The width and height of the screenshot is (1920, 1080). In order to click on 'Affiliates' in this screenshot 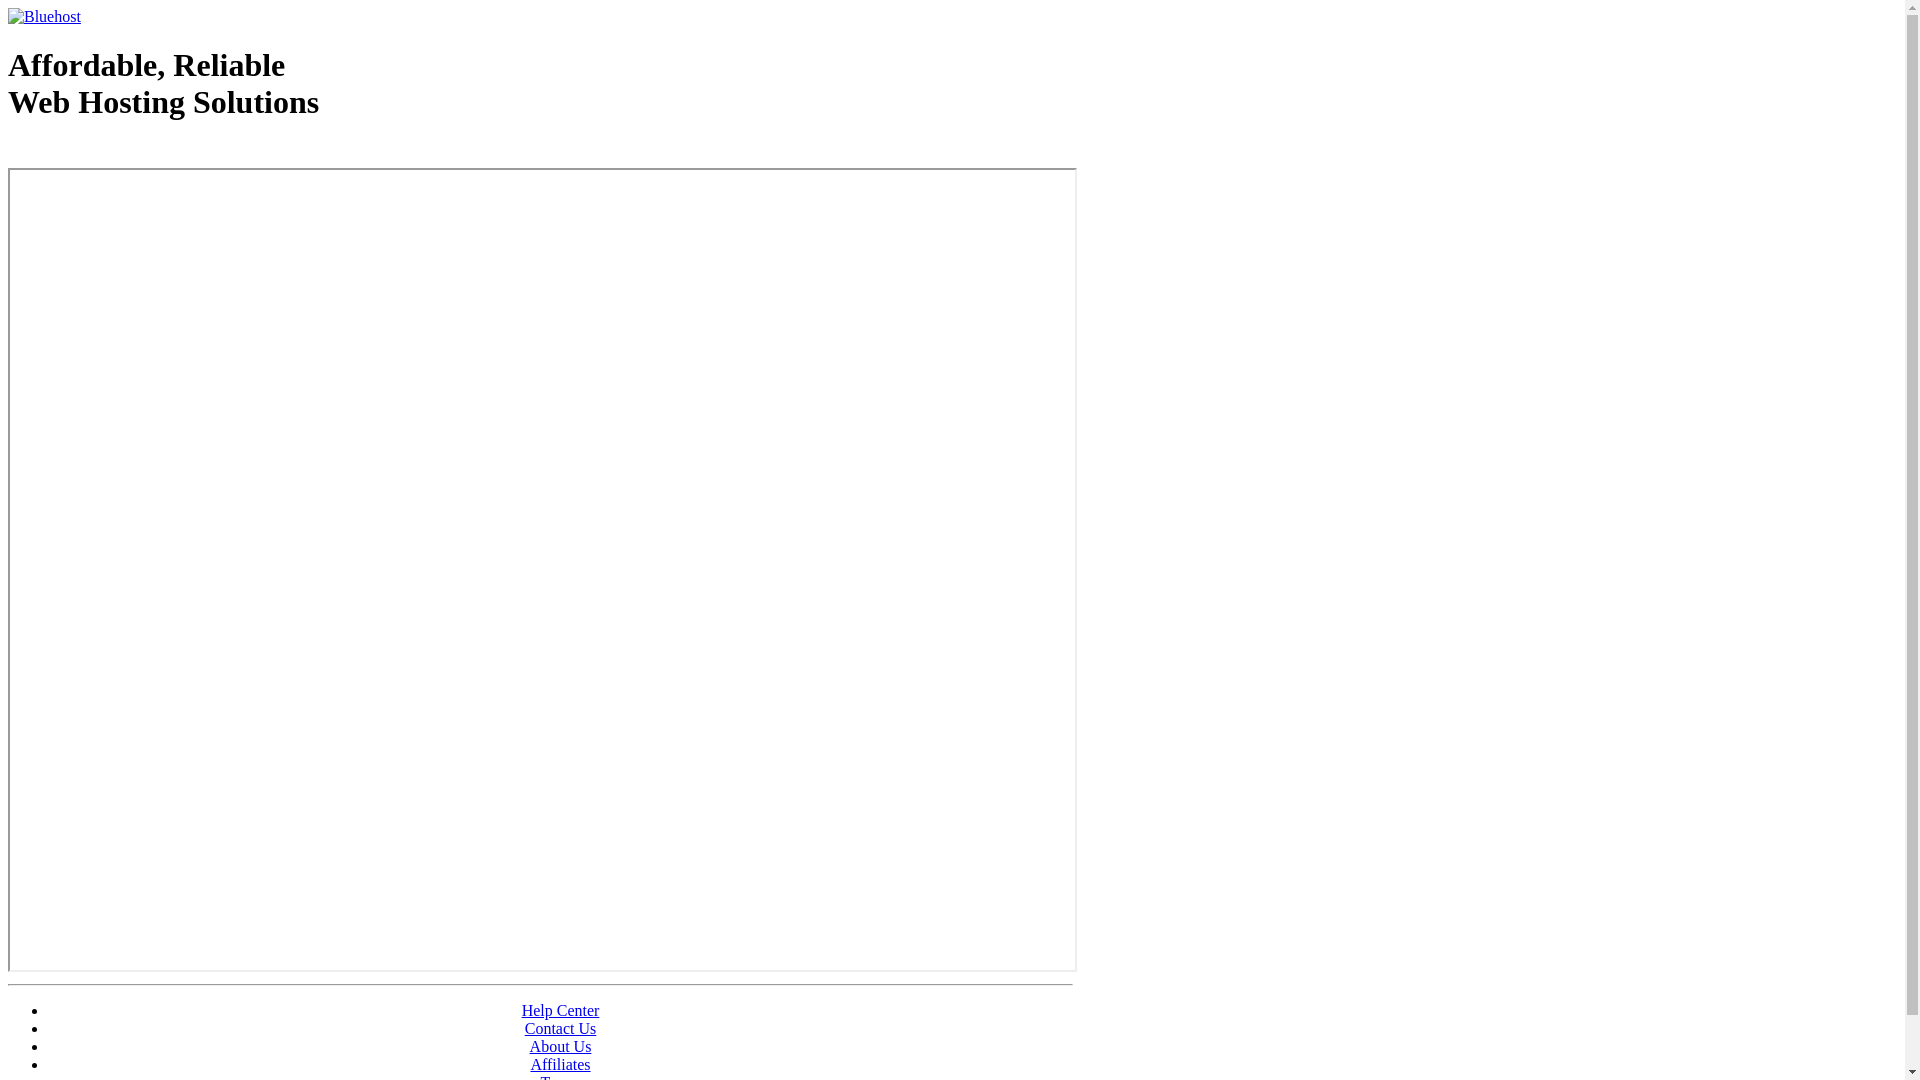, I will do `click(560, 1063)`.